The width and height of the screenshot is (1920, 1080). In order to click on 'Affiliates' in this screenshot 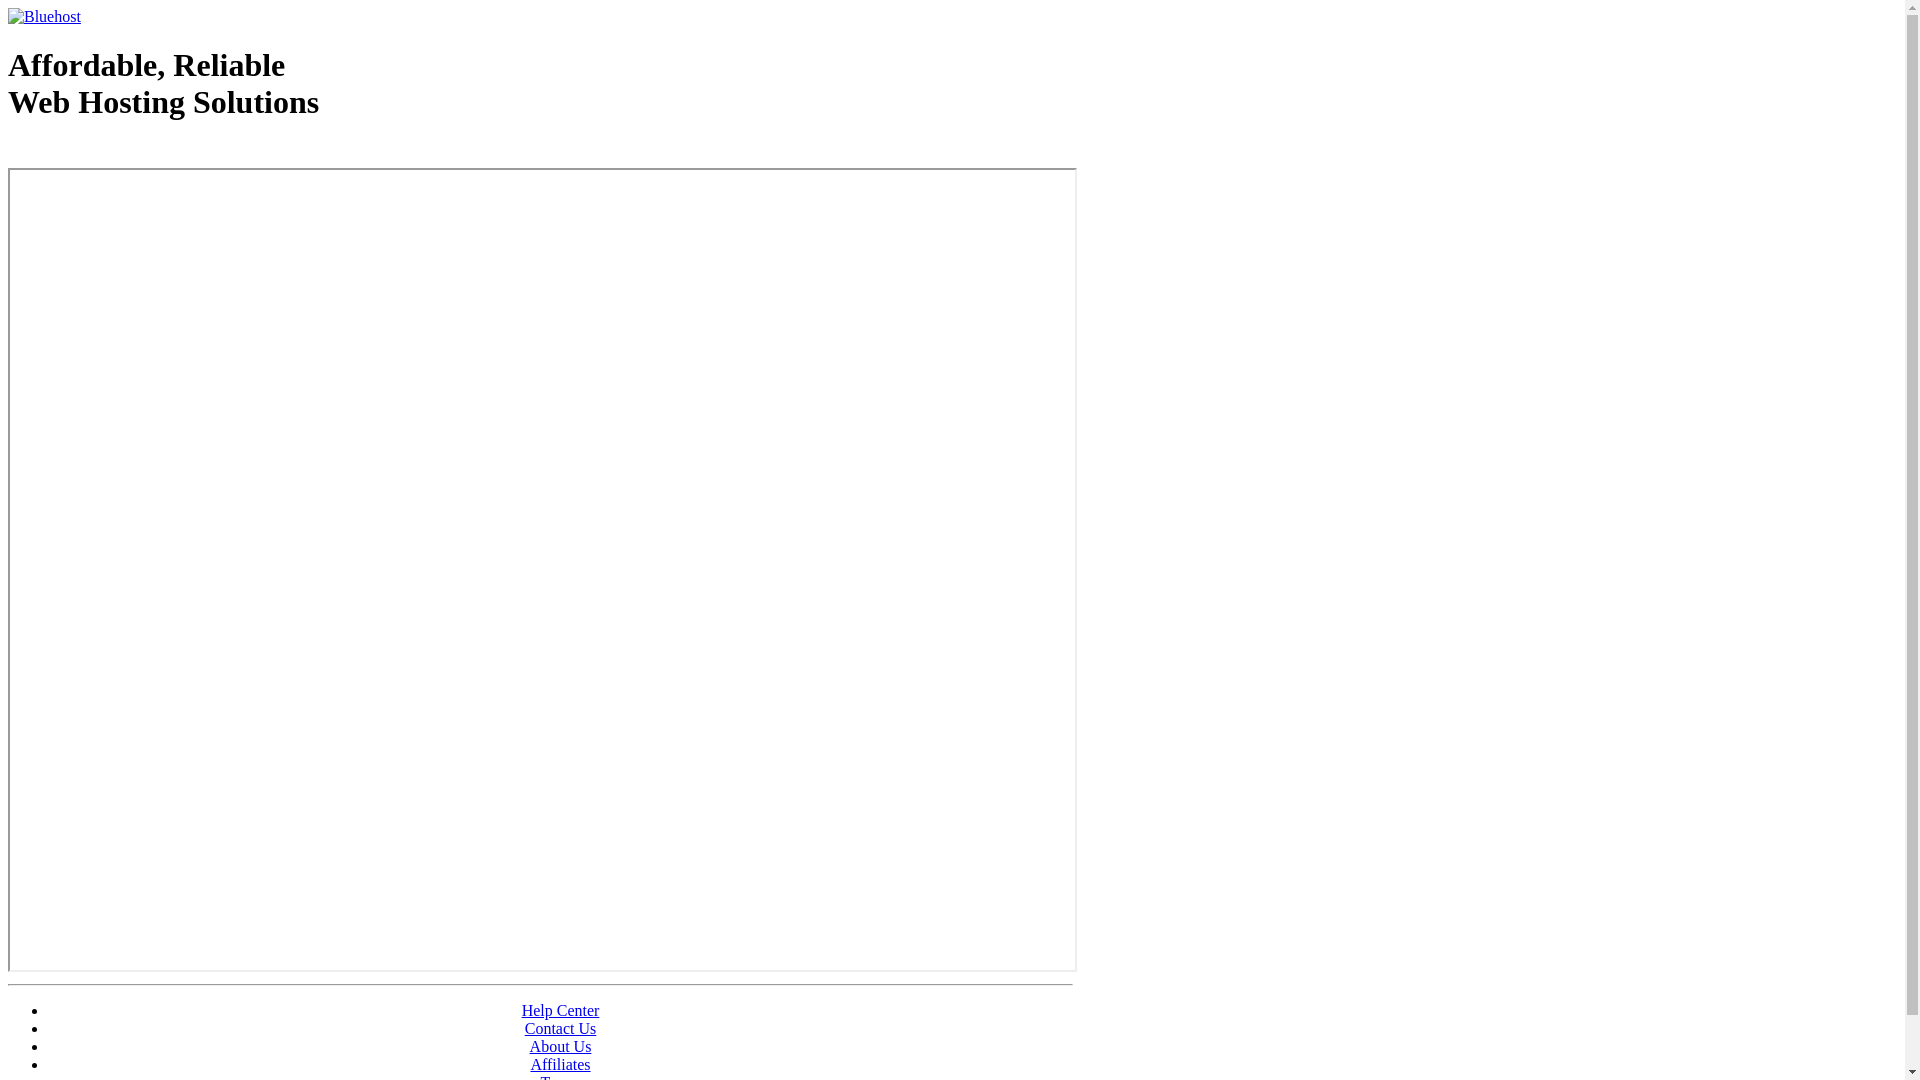, I will do `click(560, 1063)`.